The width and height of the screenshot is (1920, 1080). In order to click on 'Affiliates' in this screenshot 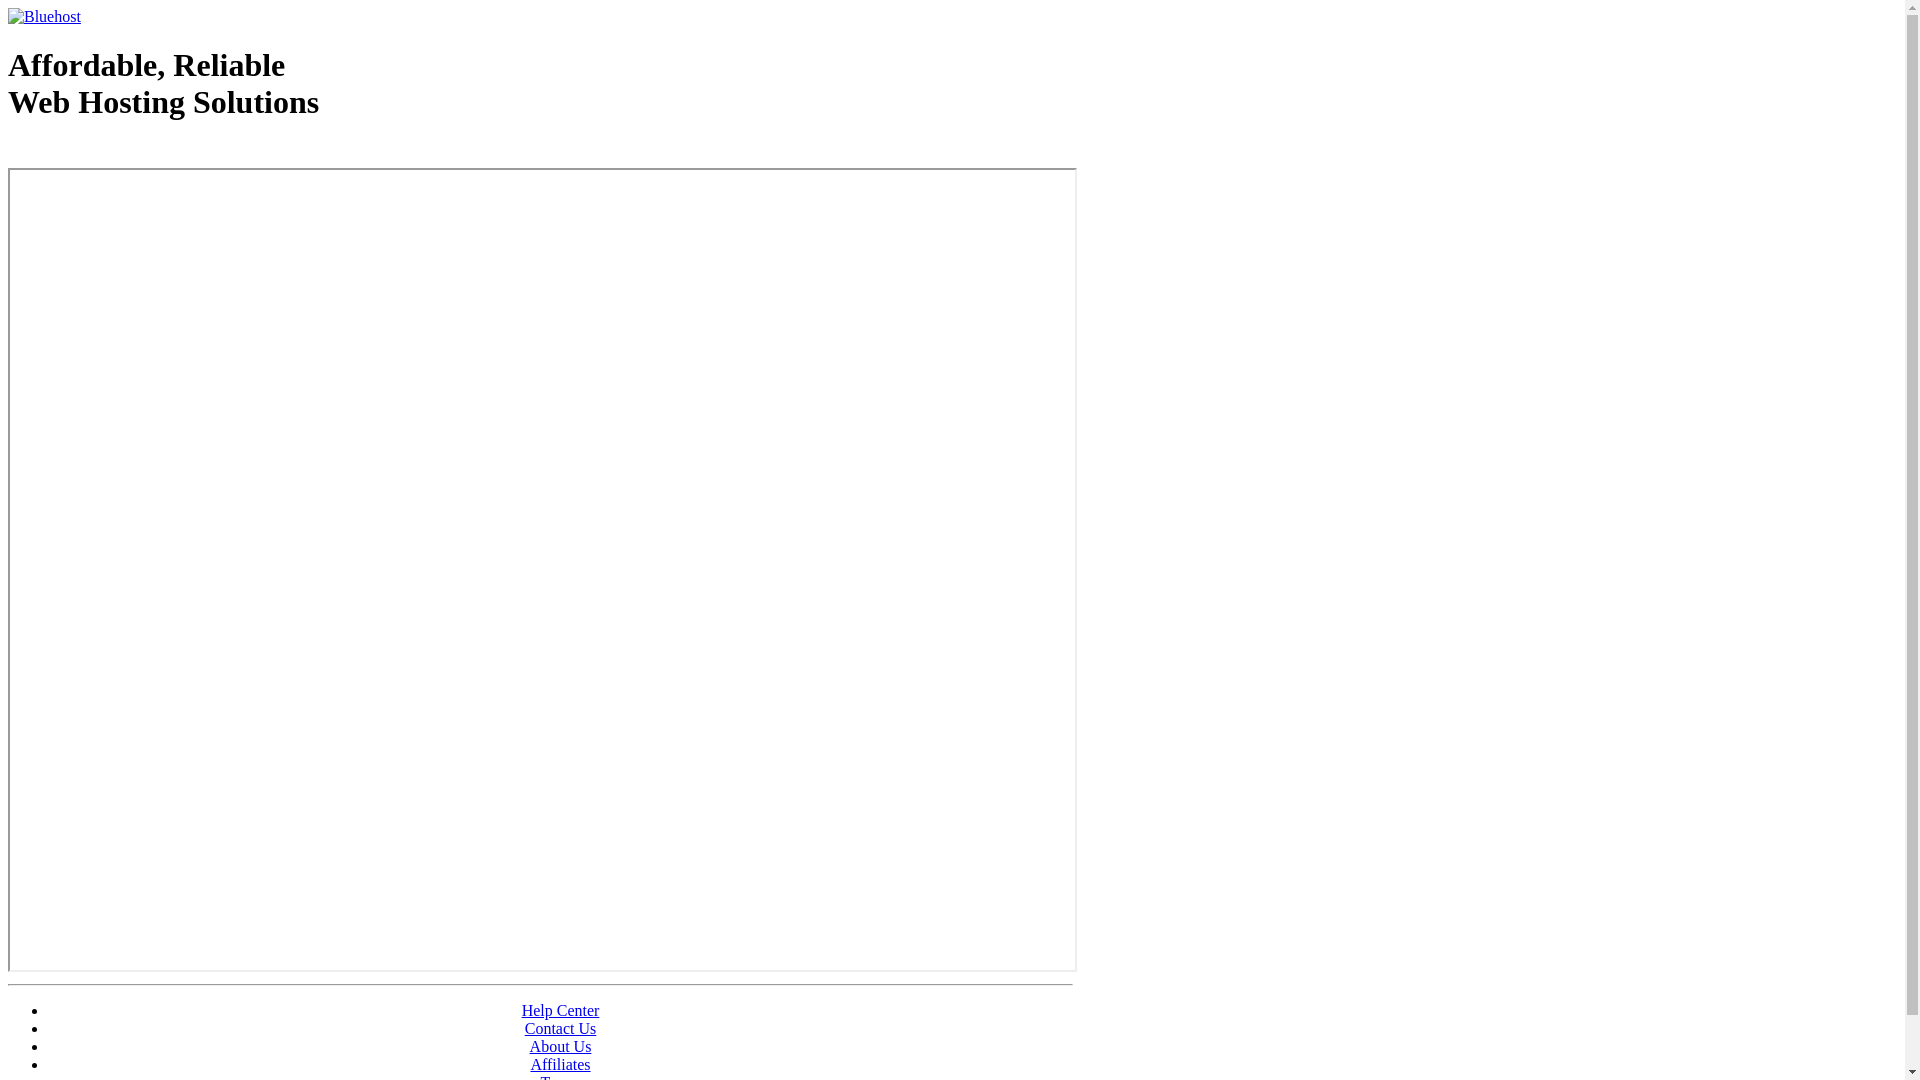, I will do `click(560, 1063)`.